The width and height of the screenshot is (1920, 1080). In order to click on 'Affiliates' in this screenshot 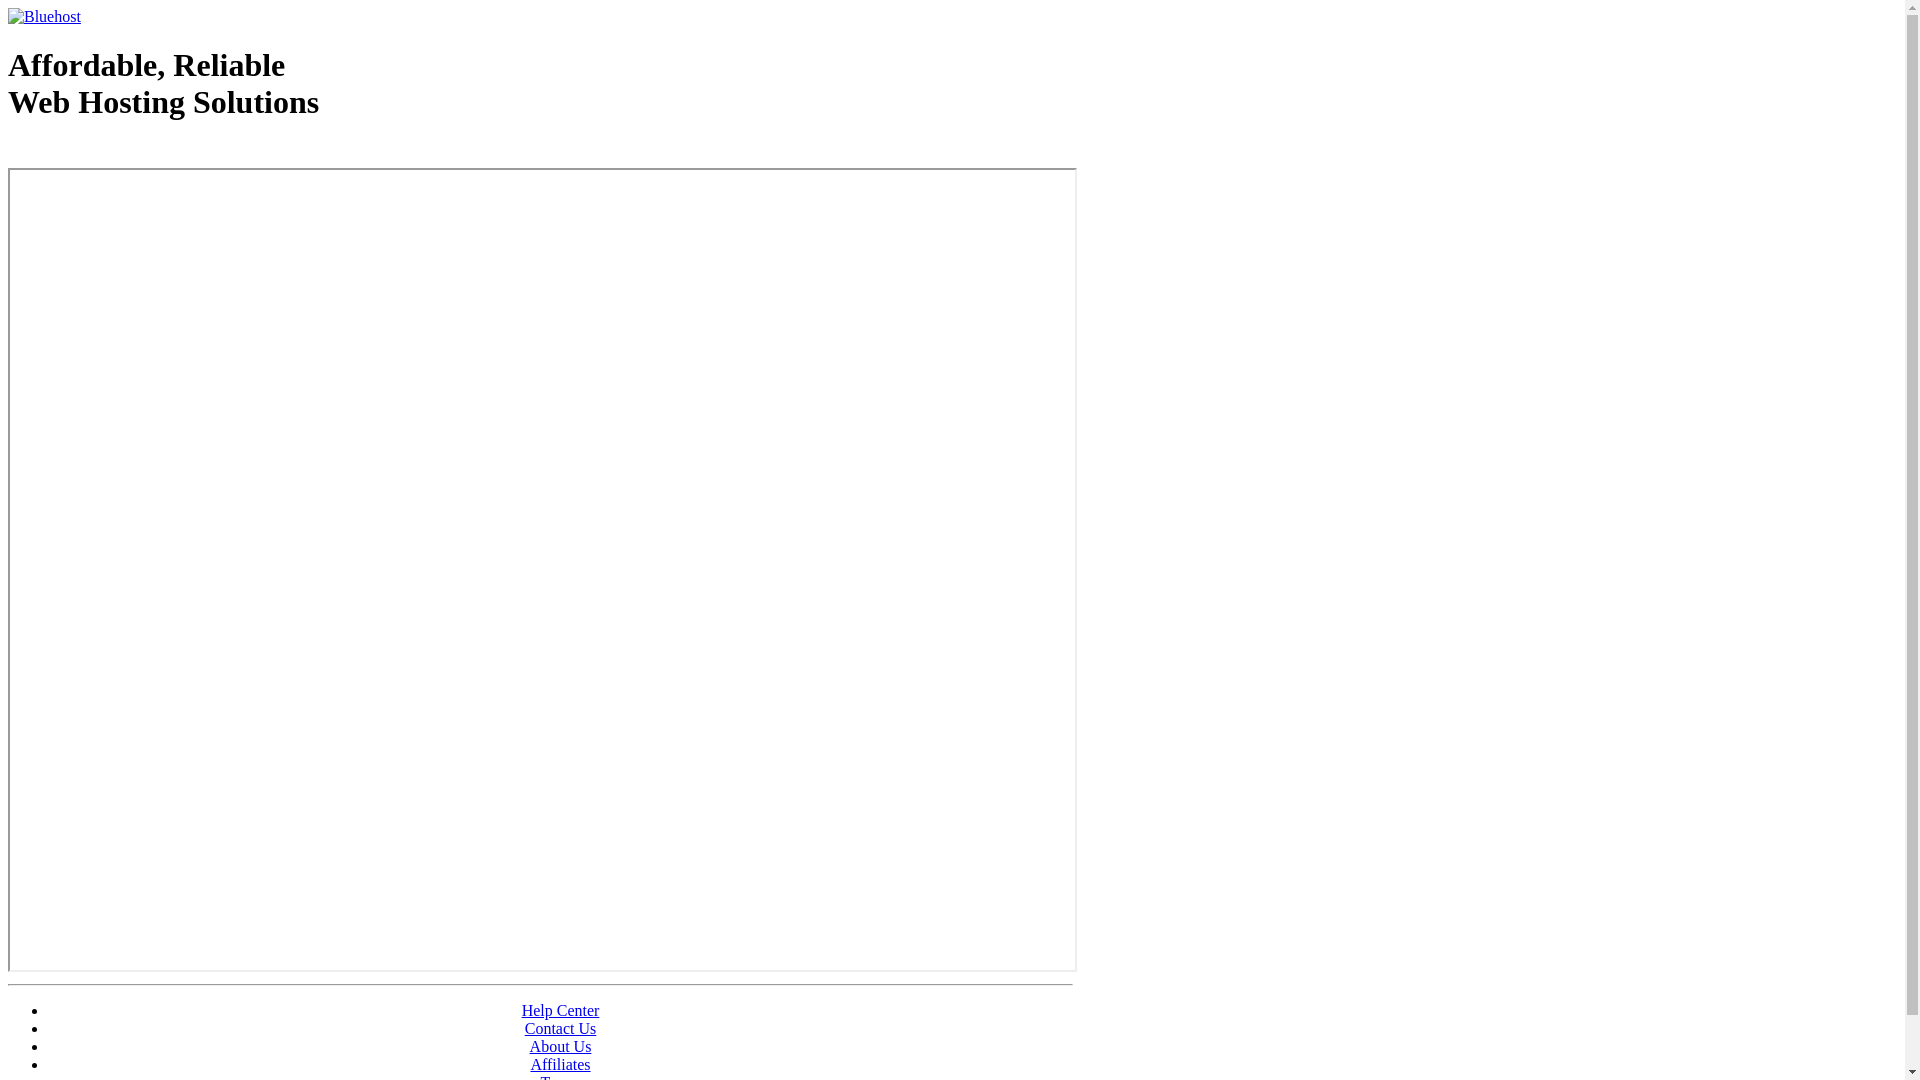, I will do `click(560, 1063)`.